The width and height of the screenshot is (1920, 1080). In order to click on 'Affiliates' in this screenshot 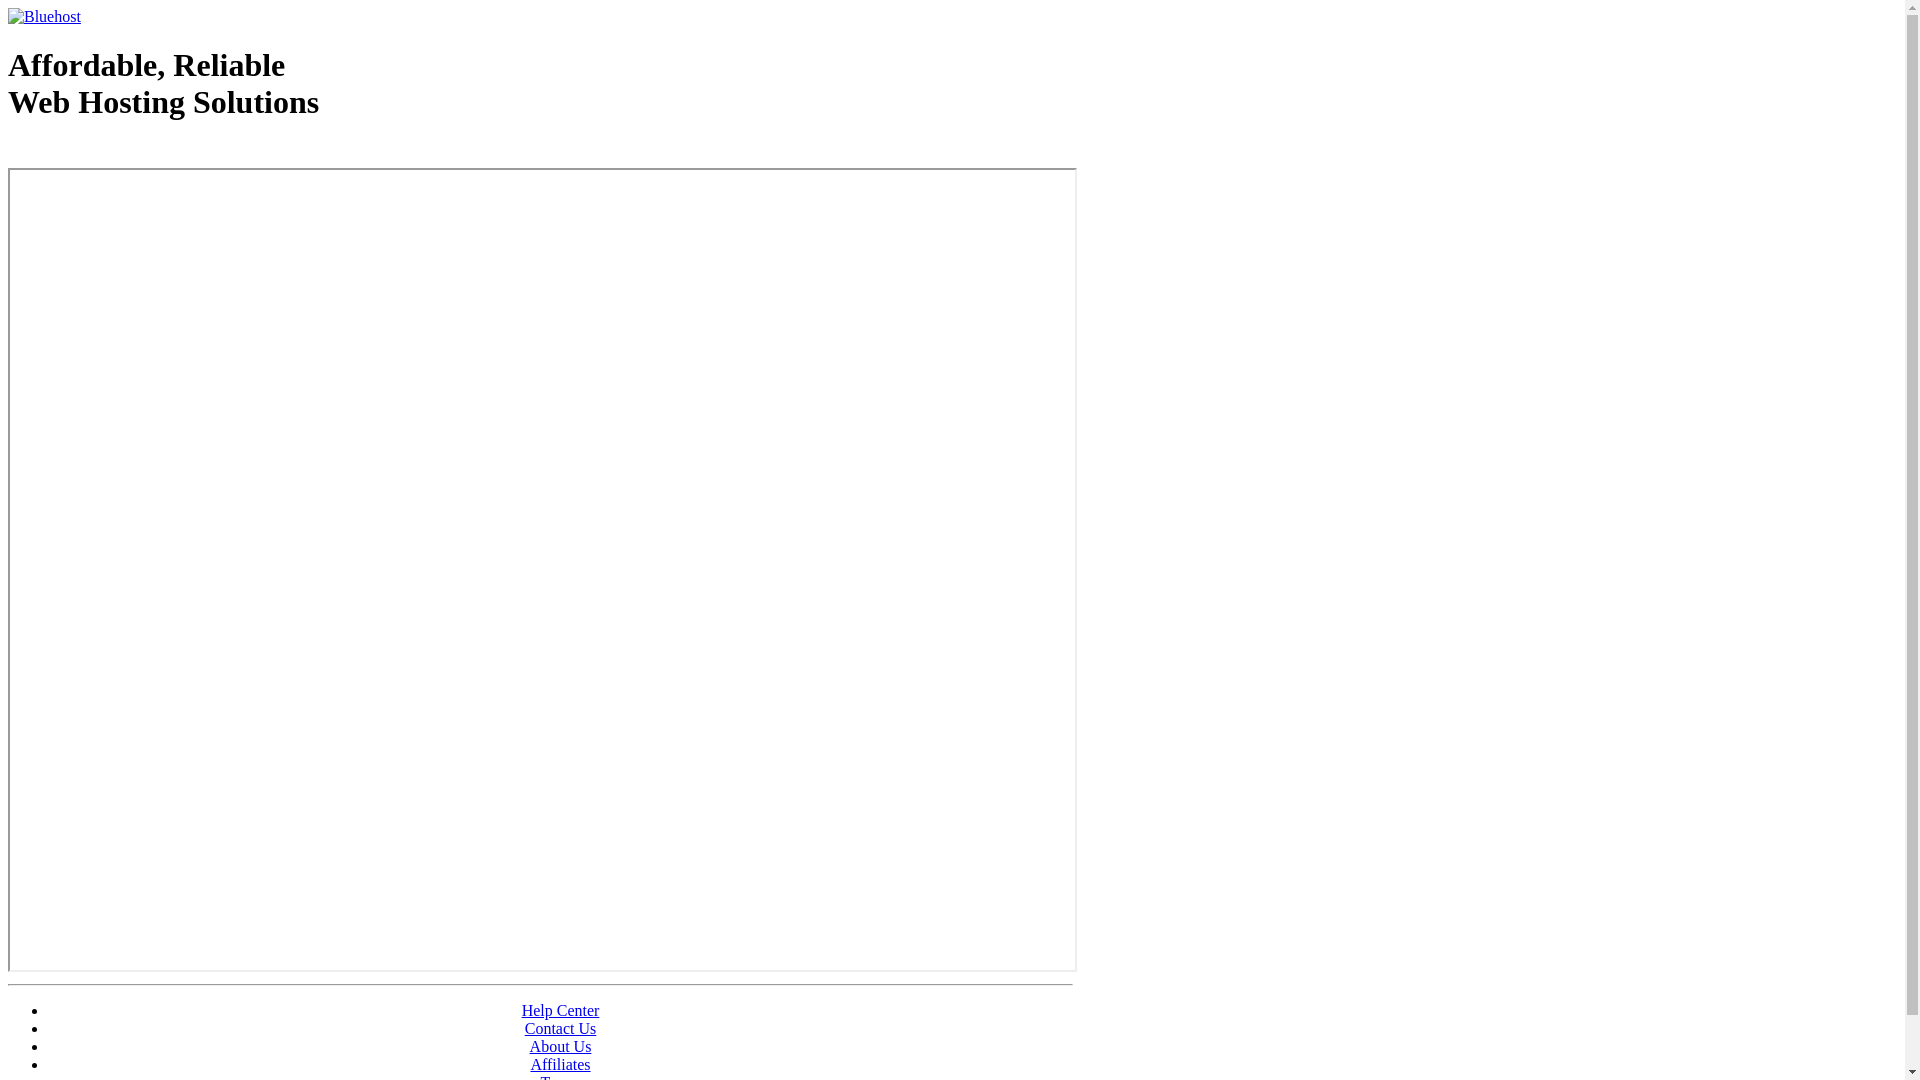, I will do `click(560, 1063)`.